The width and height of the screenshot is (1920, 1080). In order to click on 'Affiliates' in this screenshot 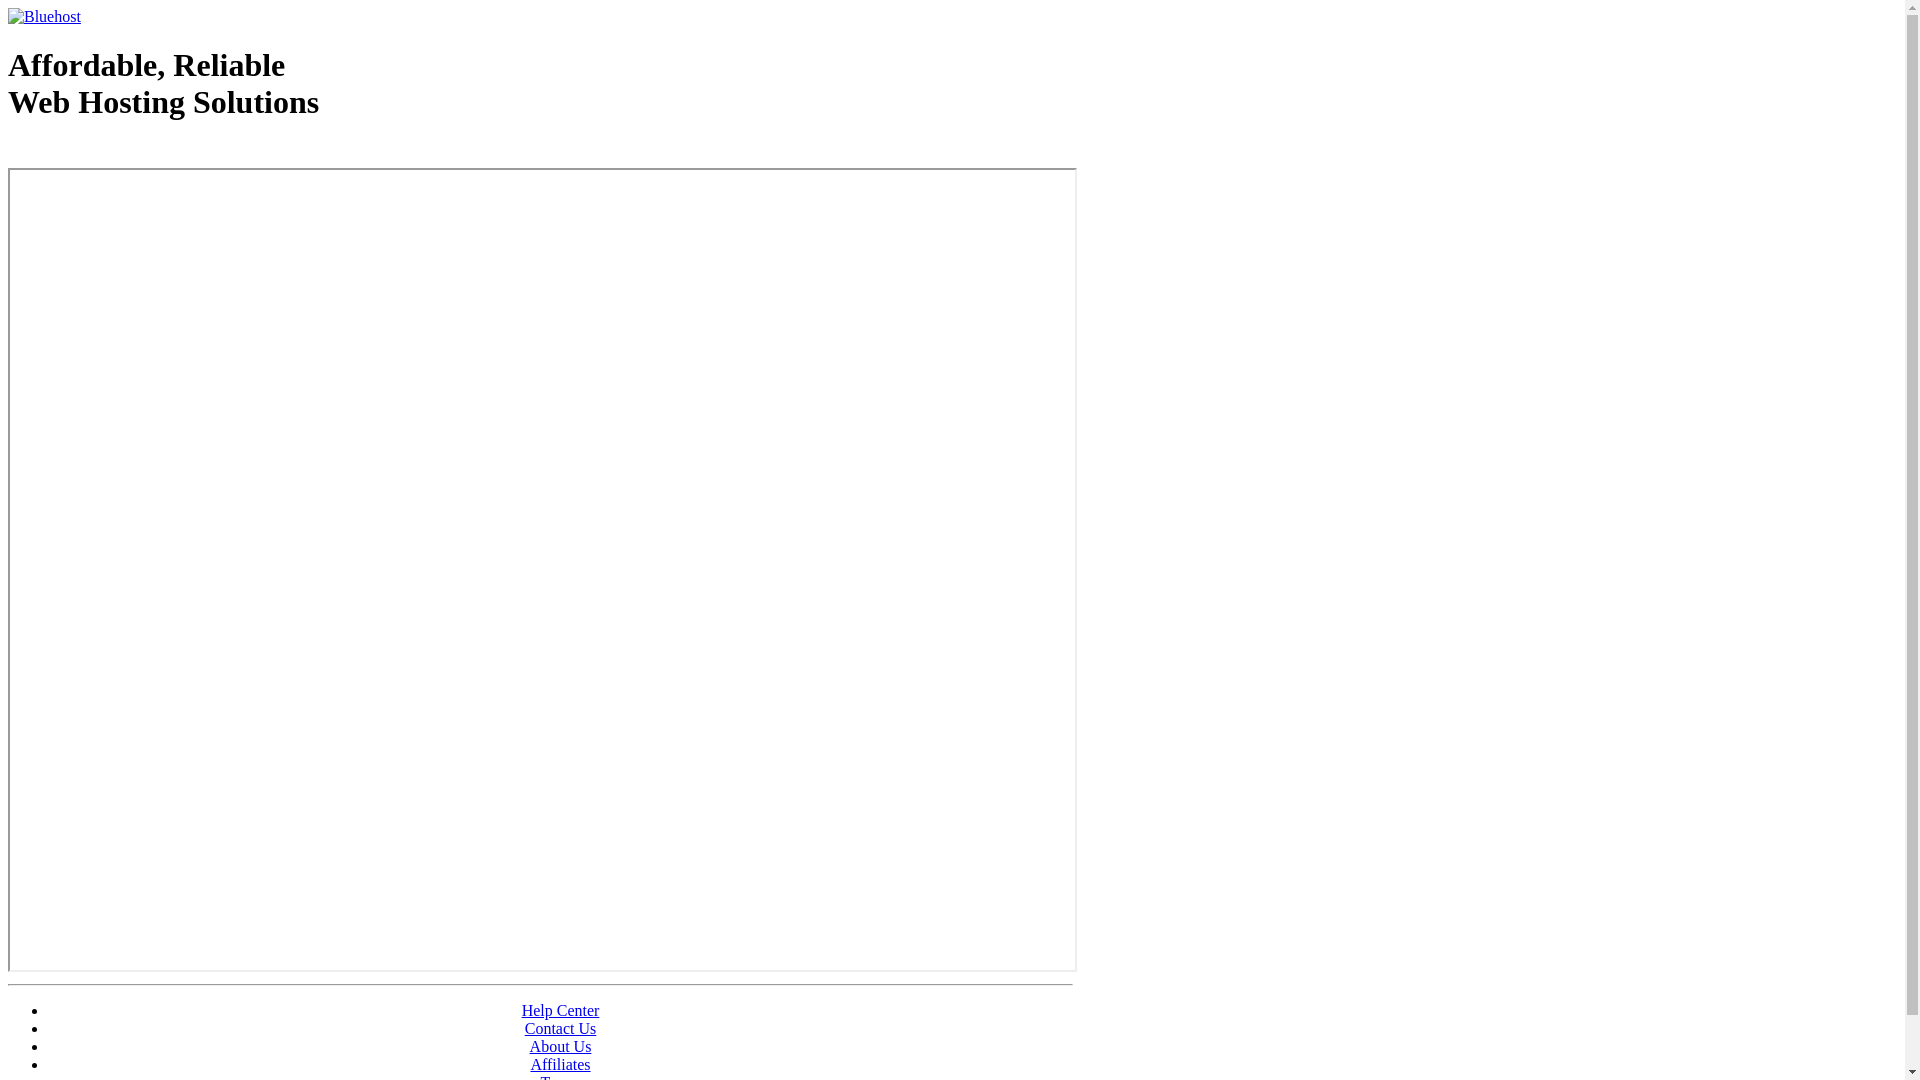, I will do `click(560, 1063)`.